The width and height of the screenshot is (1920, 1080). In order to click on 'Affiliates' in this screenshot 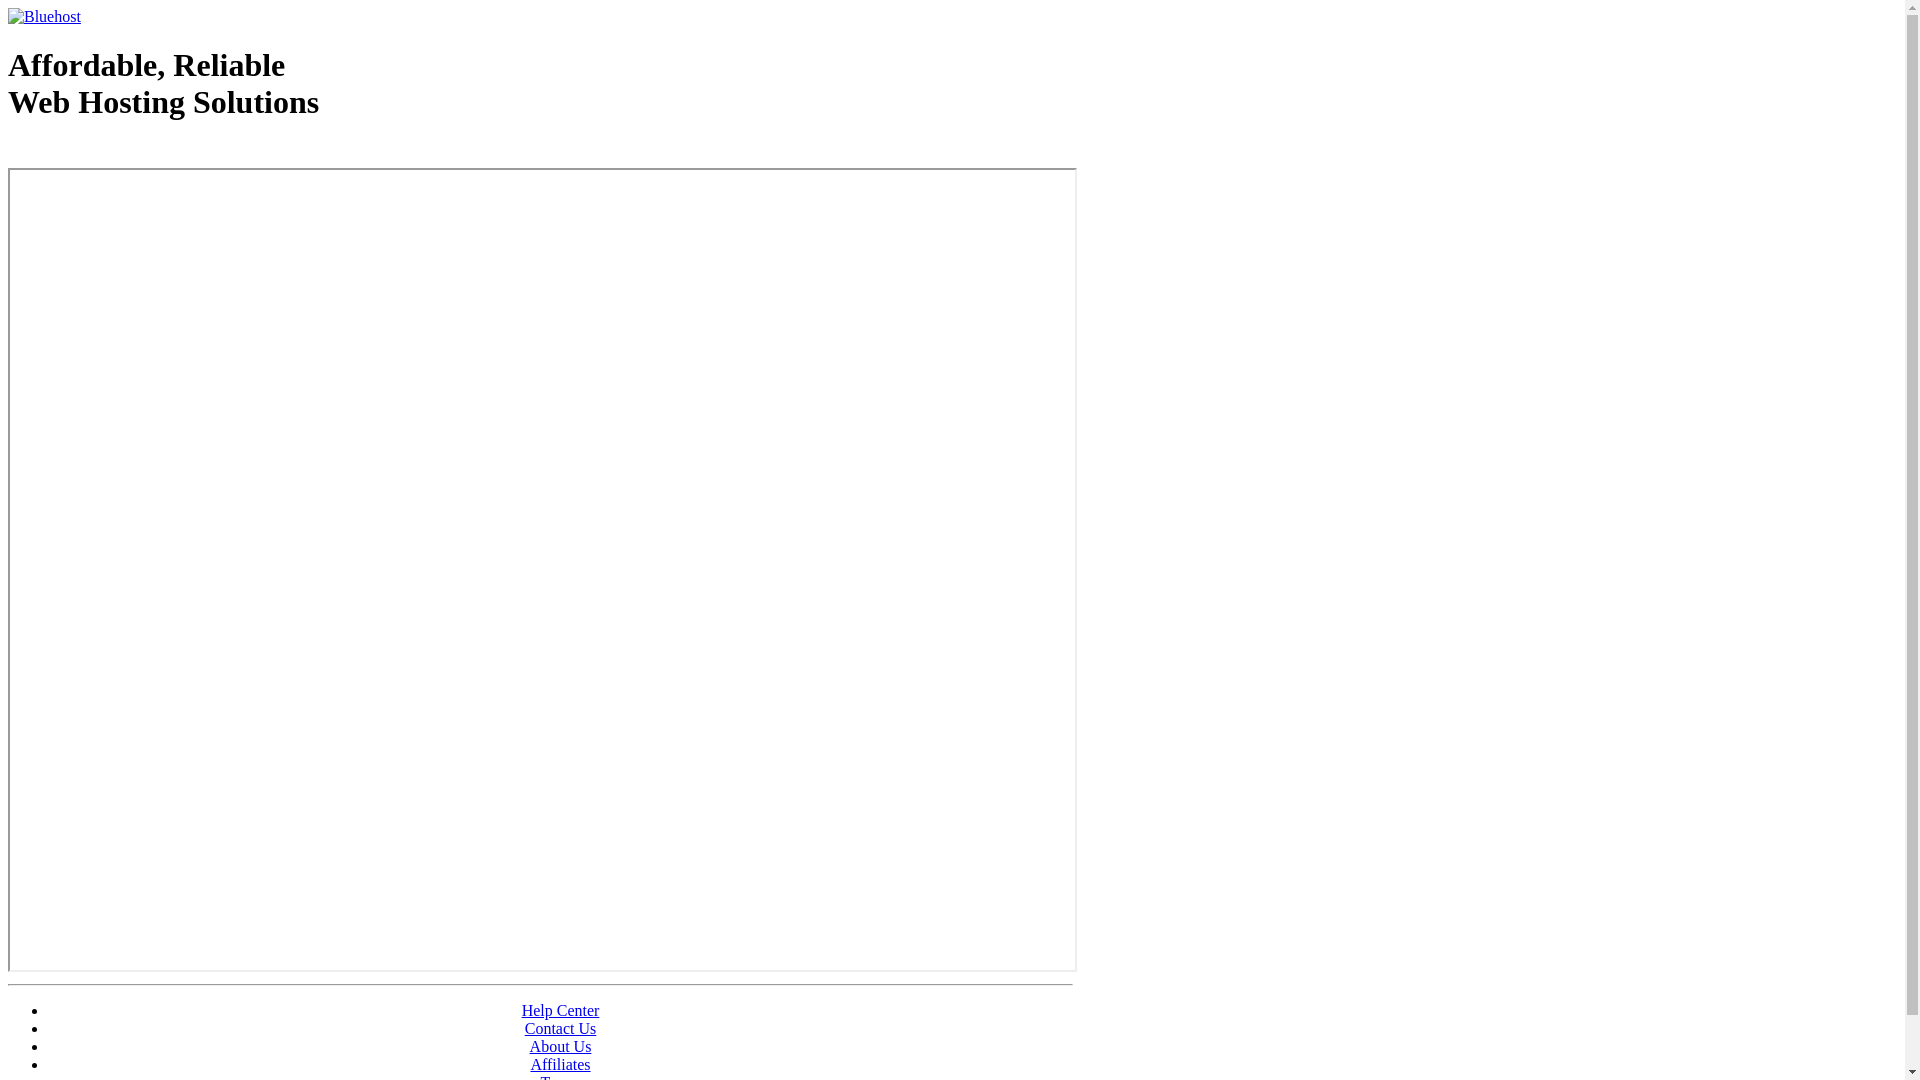, I will do `click(560, 1063)`.